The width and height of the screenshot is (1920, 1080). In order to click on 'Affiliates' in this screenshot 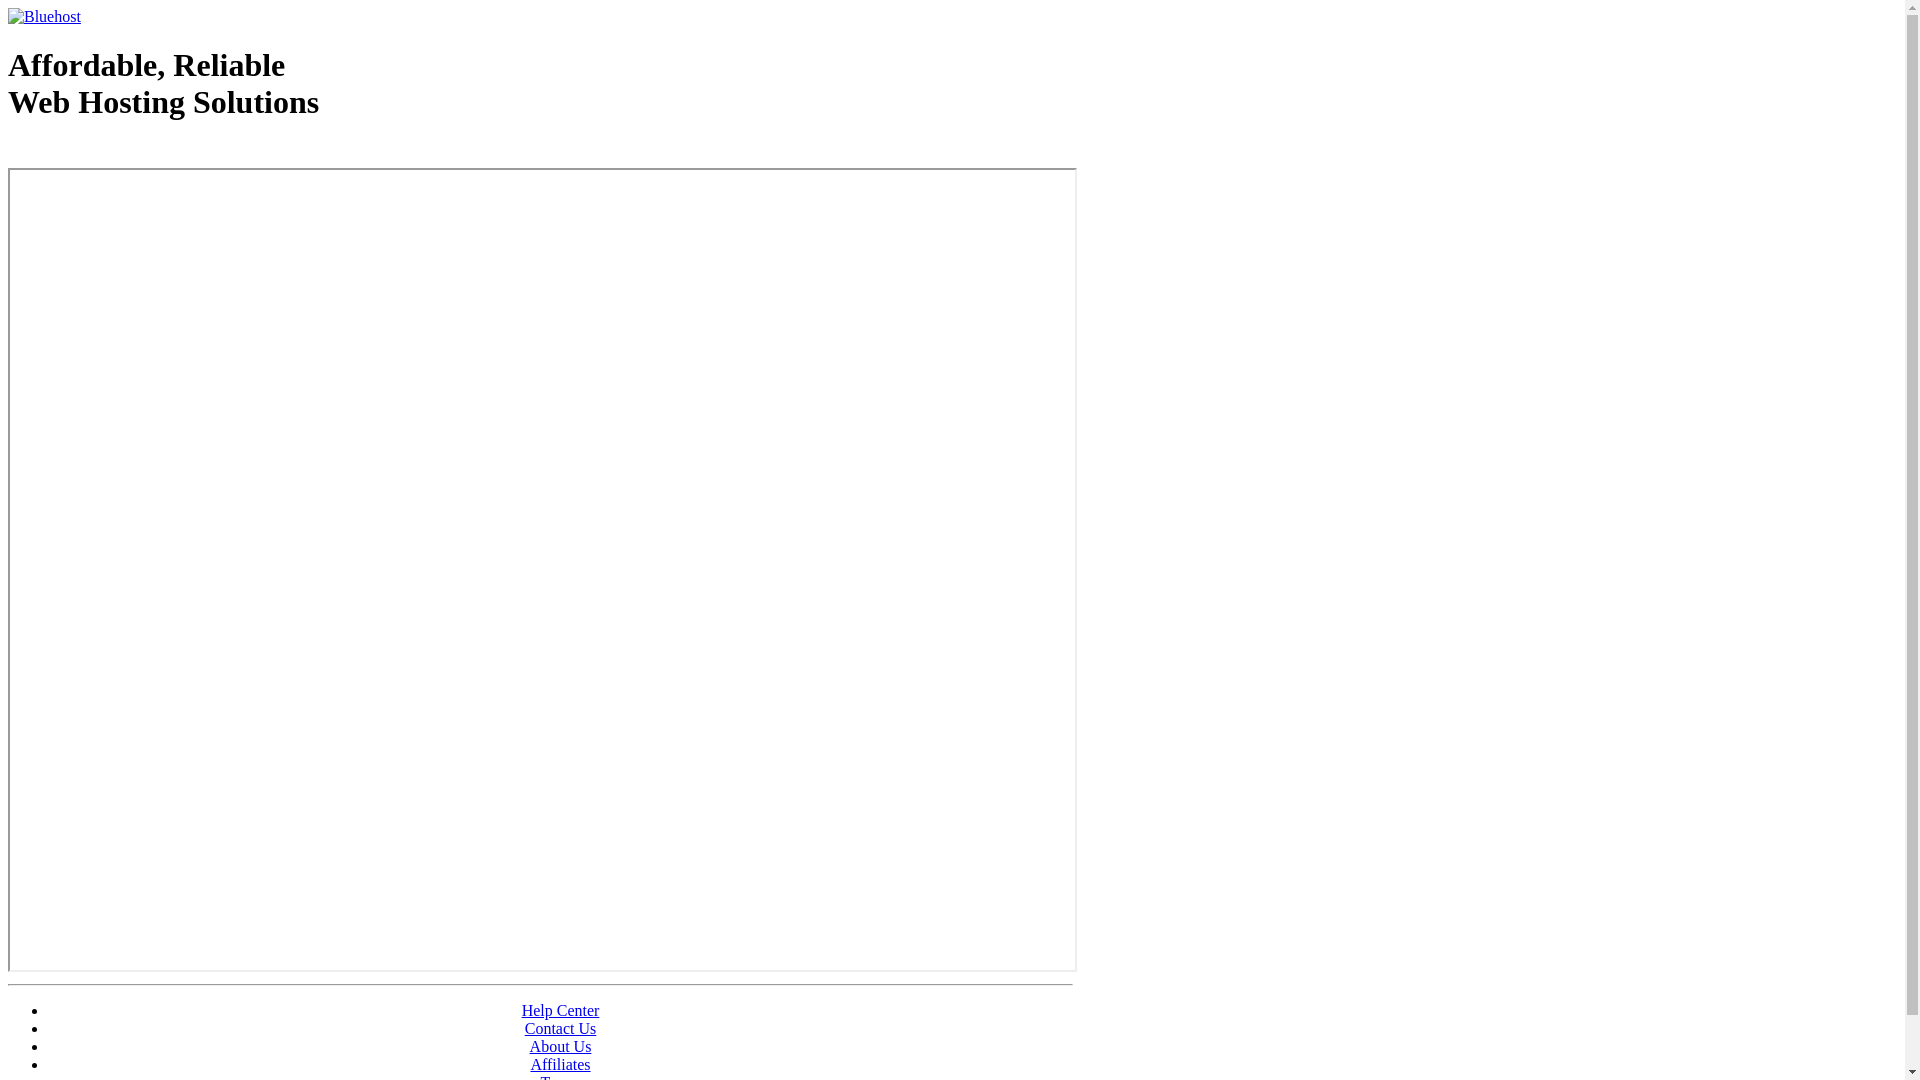, I will do `click(560, 1063)`.